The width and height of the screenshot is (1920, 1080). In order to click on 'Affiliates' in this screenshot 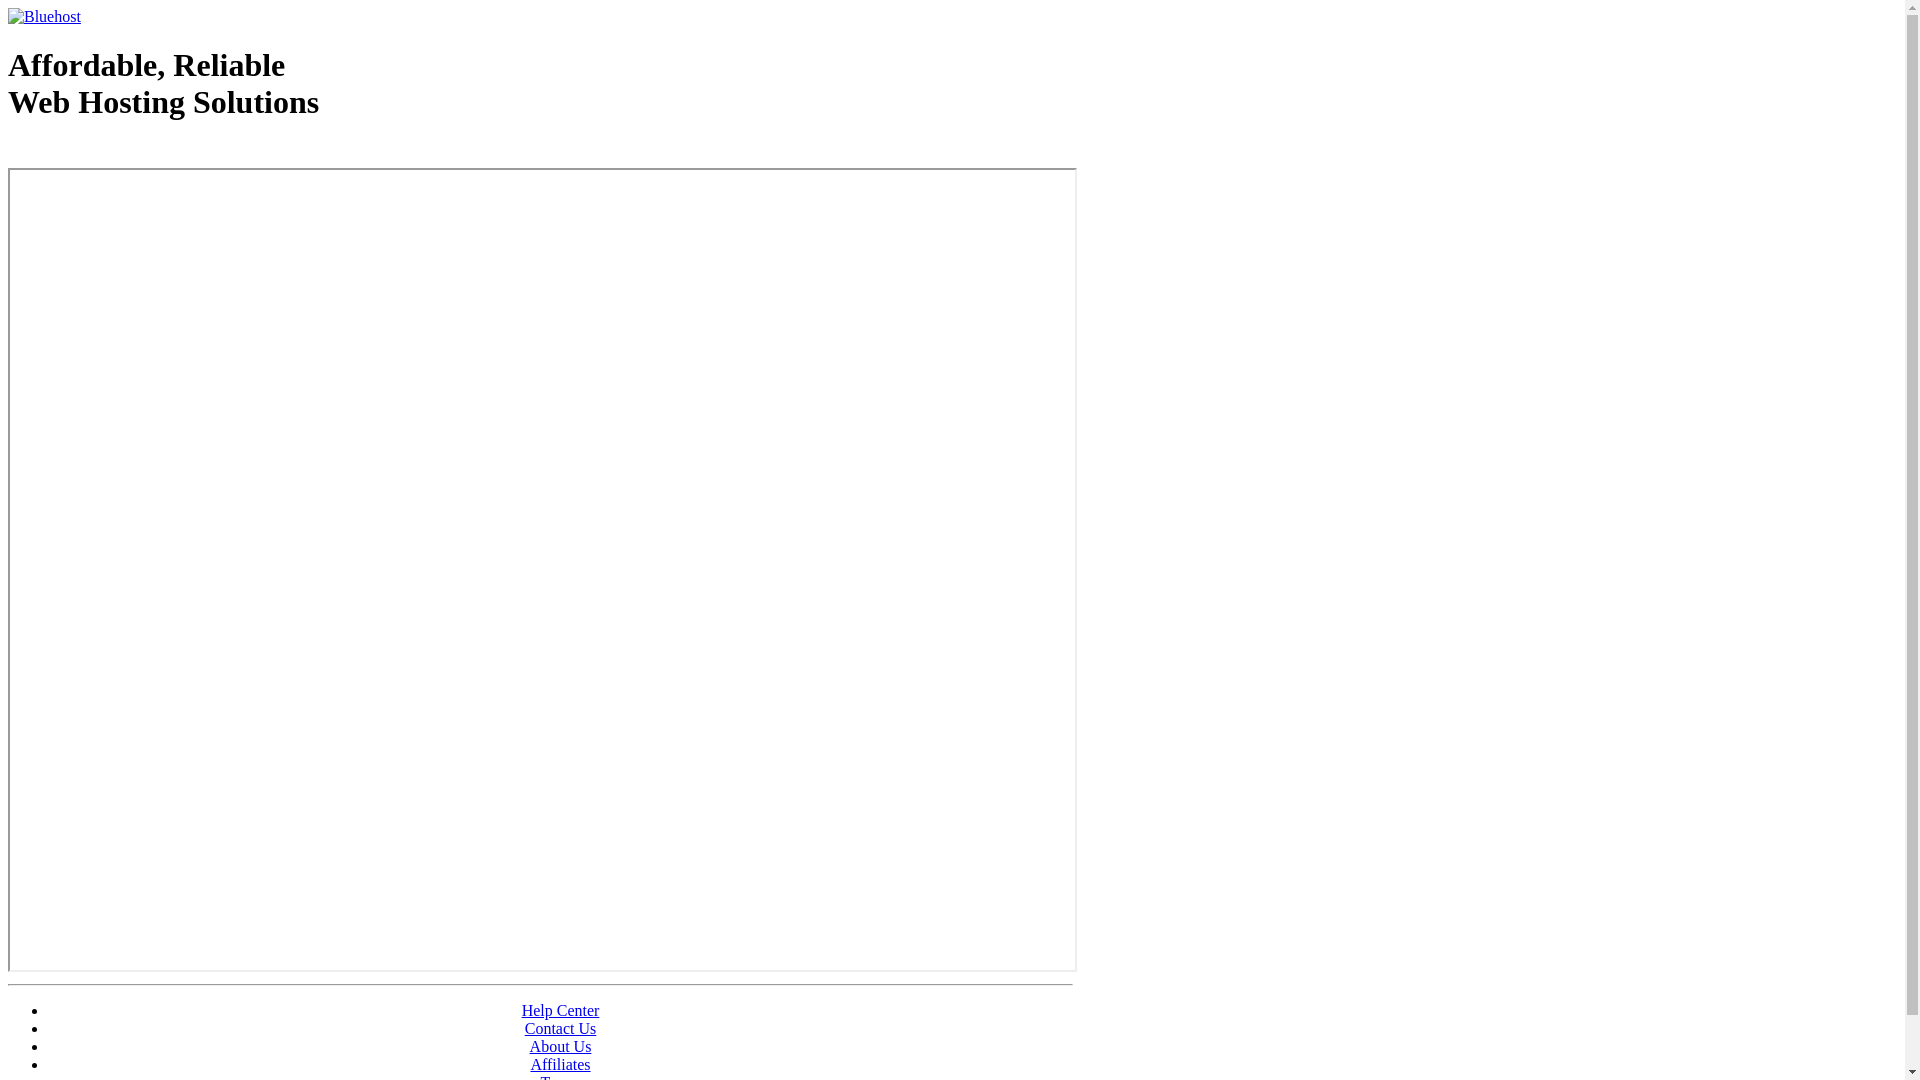, I will do `click(560, 1063)`.